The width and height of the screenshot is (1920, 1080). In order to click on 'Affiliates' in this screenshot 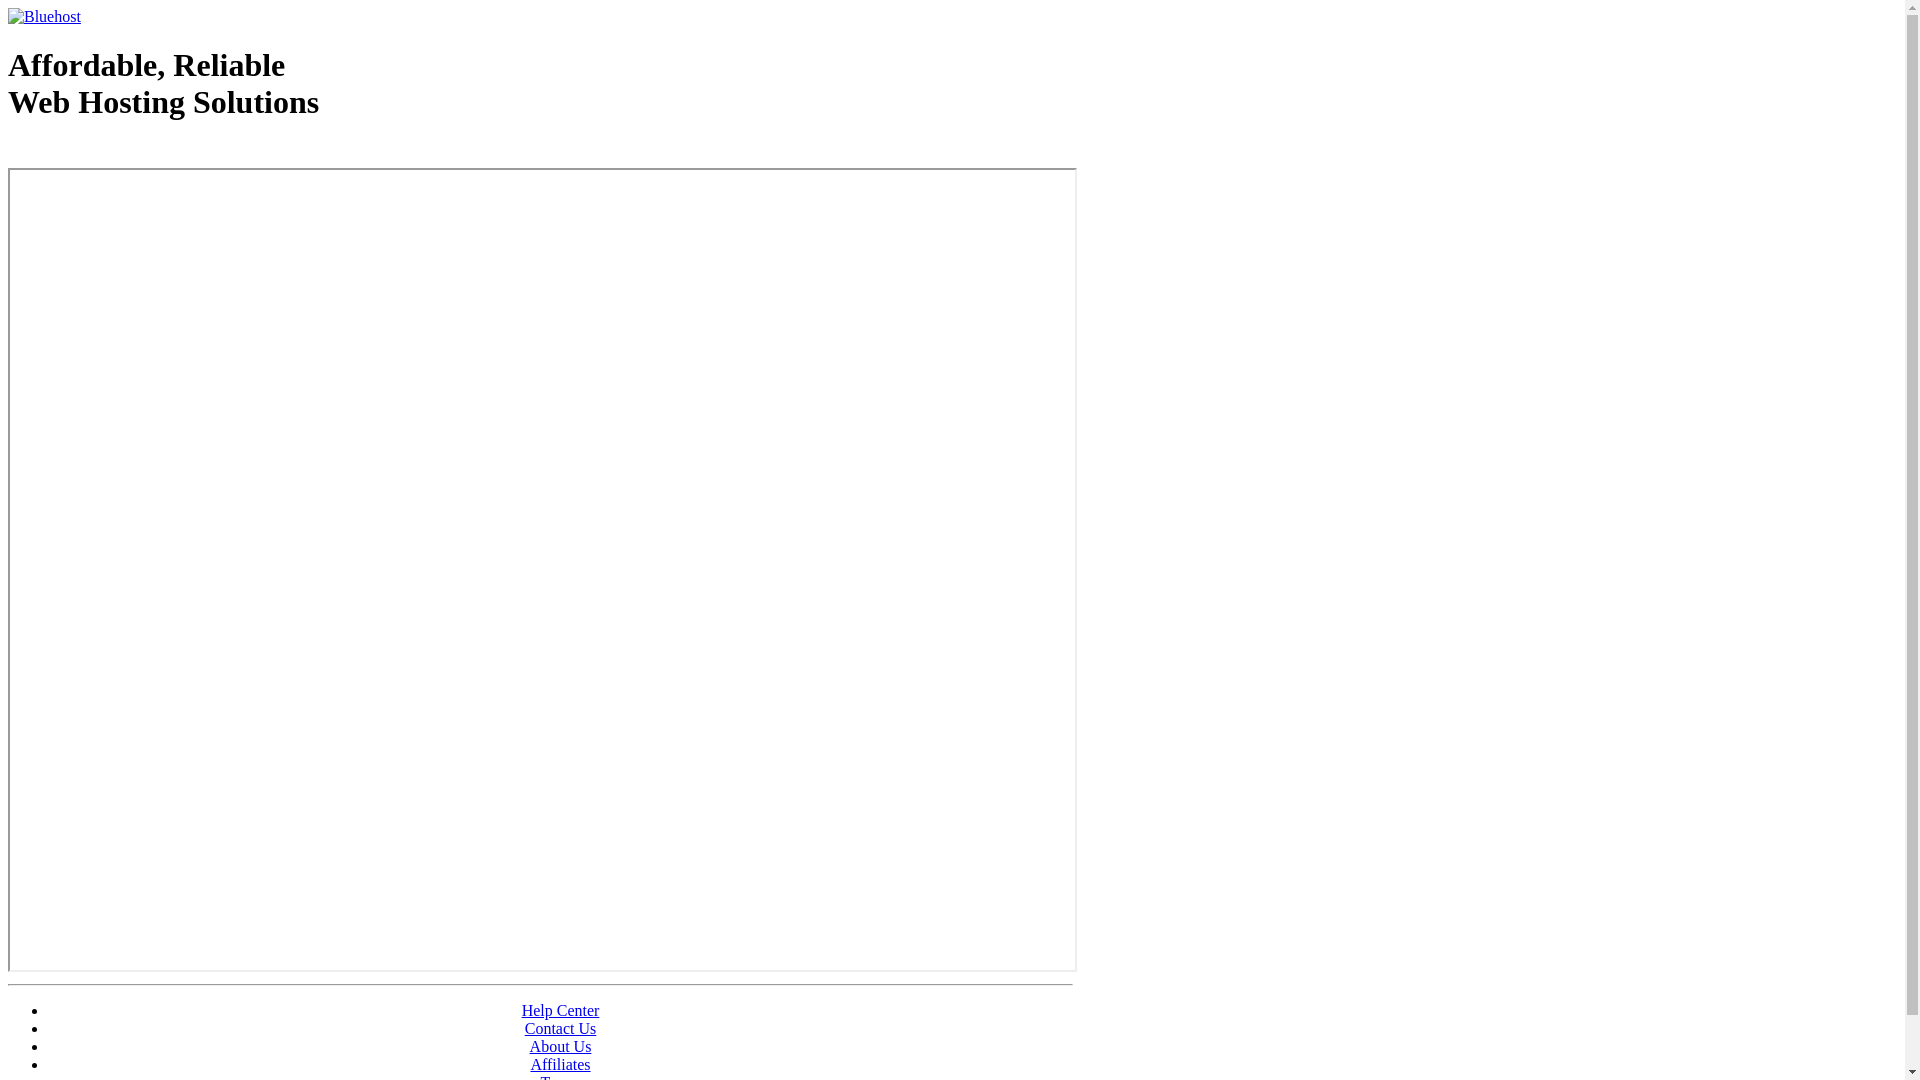, I will do `click(560, 1063)`.